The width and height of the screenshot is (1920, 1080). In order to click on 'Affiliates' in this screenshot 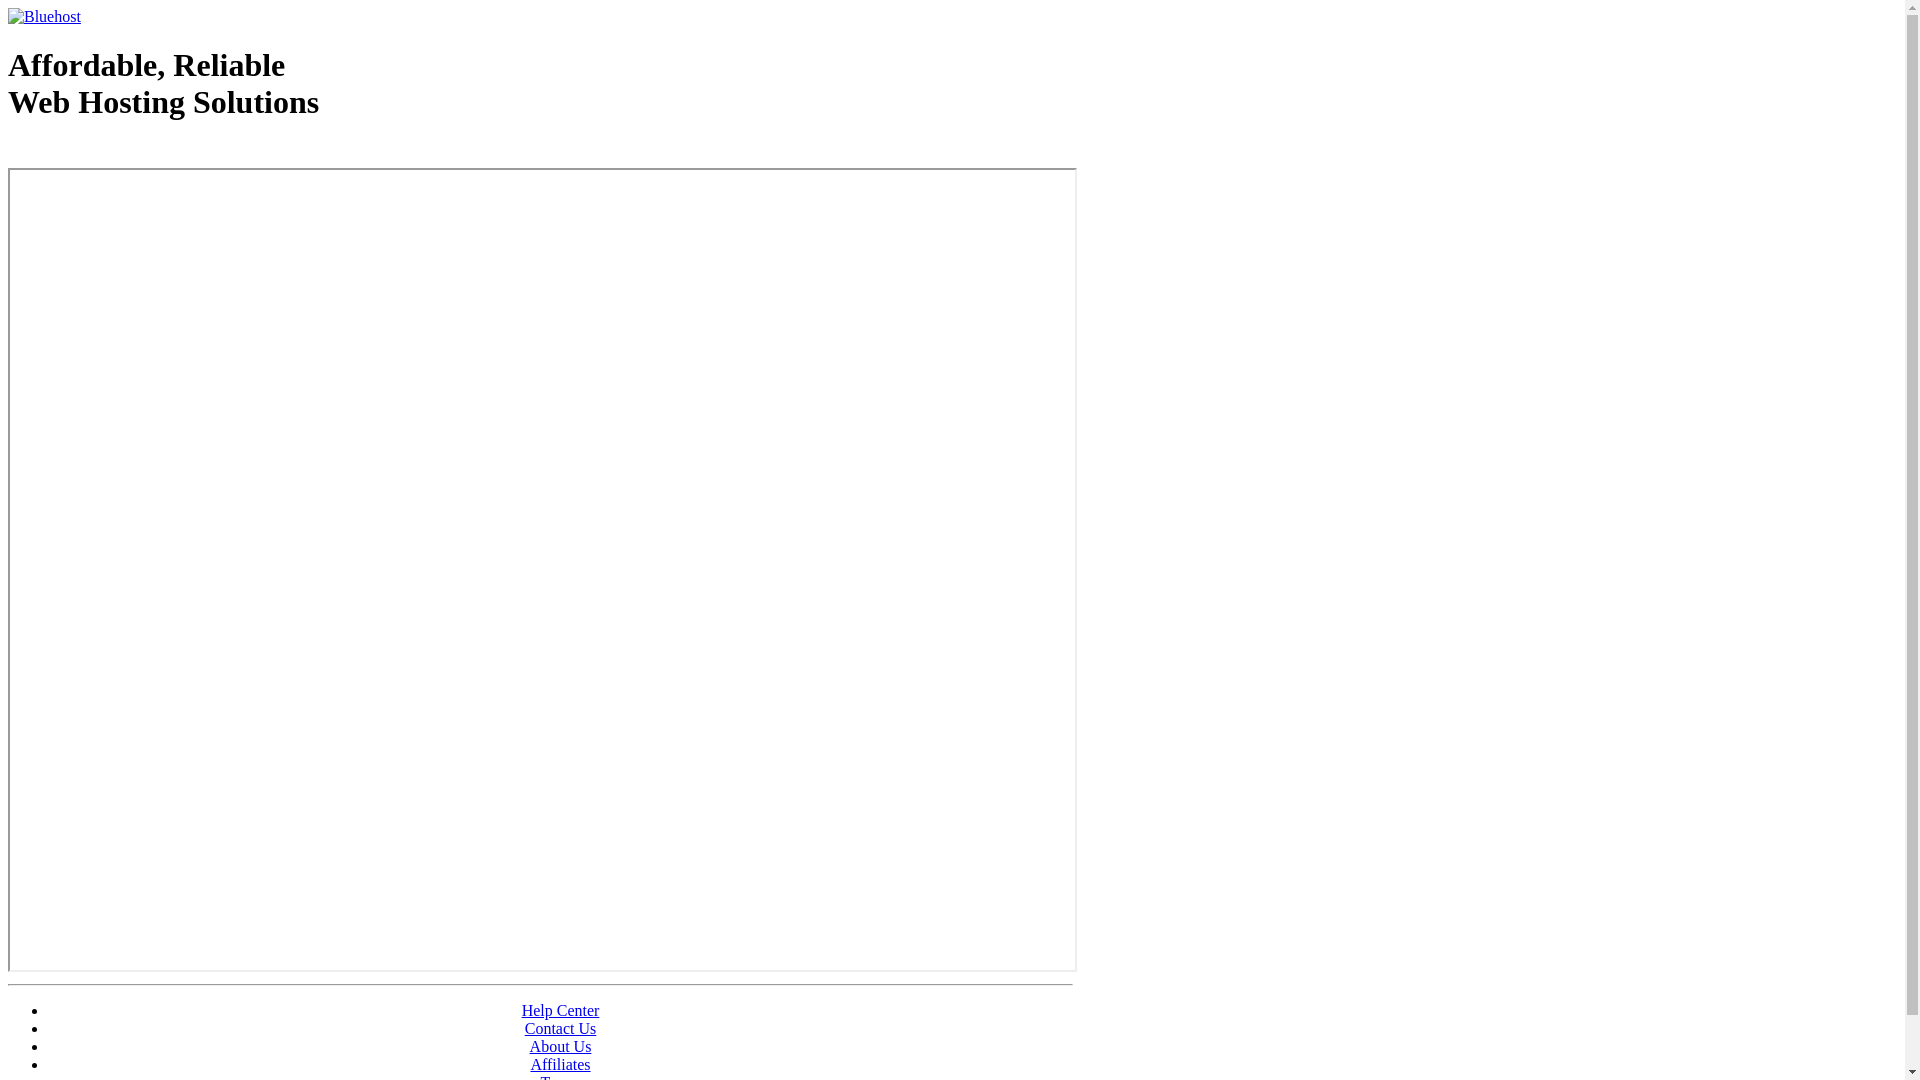, I will do `click(560, 1063)`.